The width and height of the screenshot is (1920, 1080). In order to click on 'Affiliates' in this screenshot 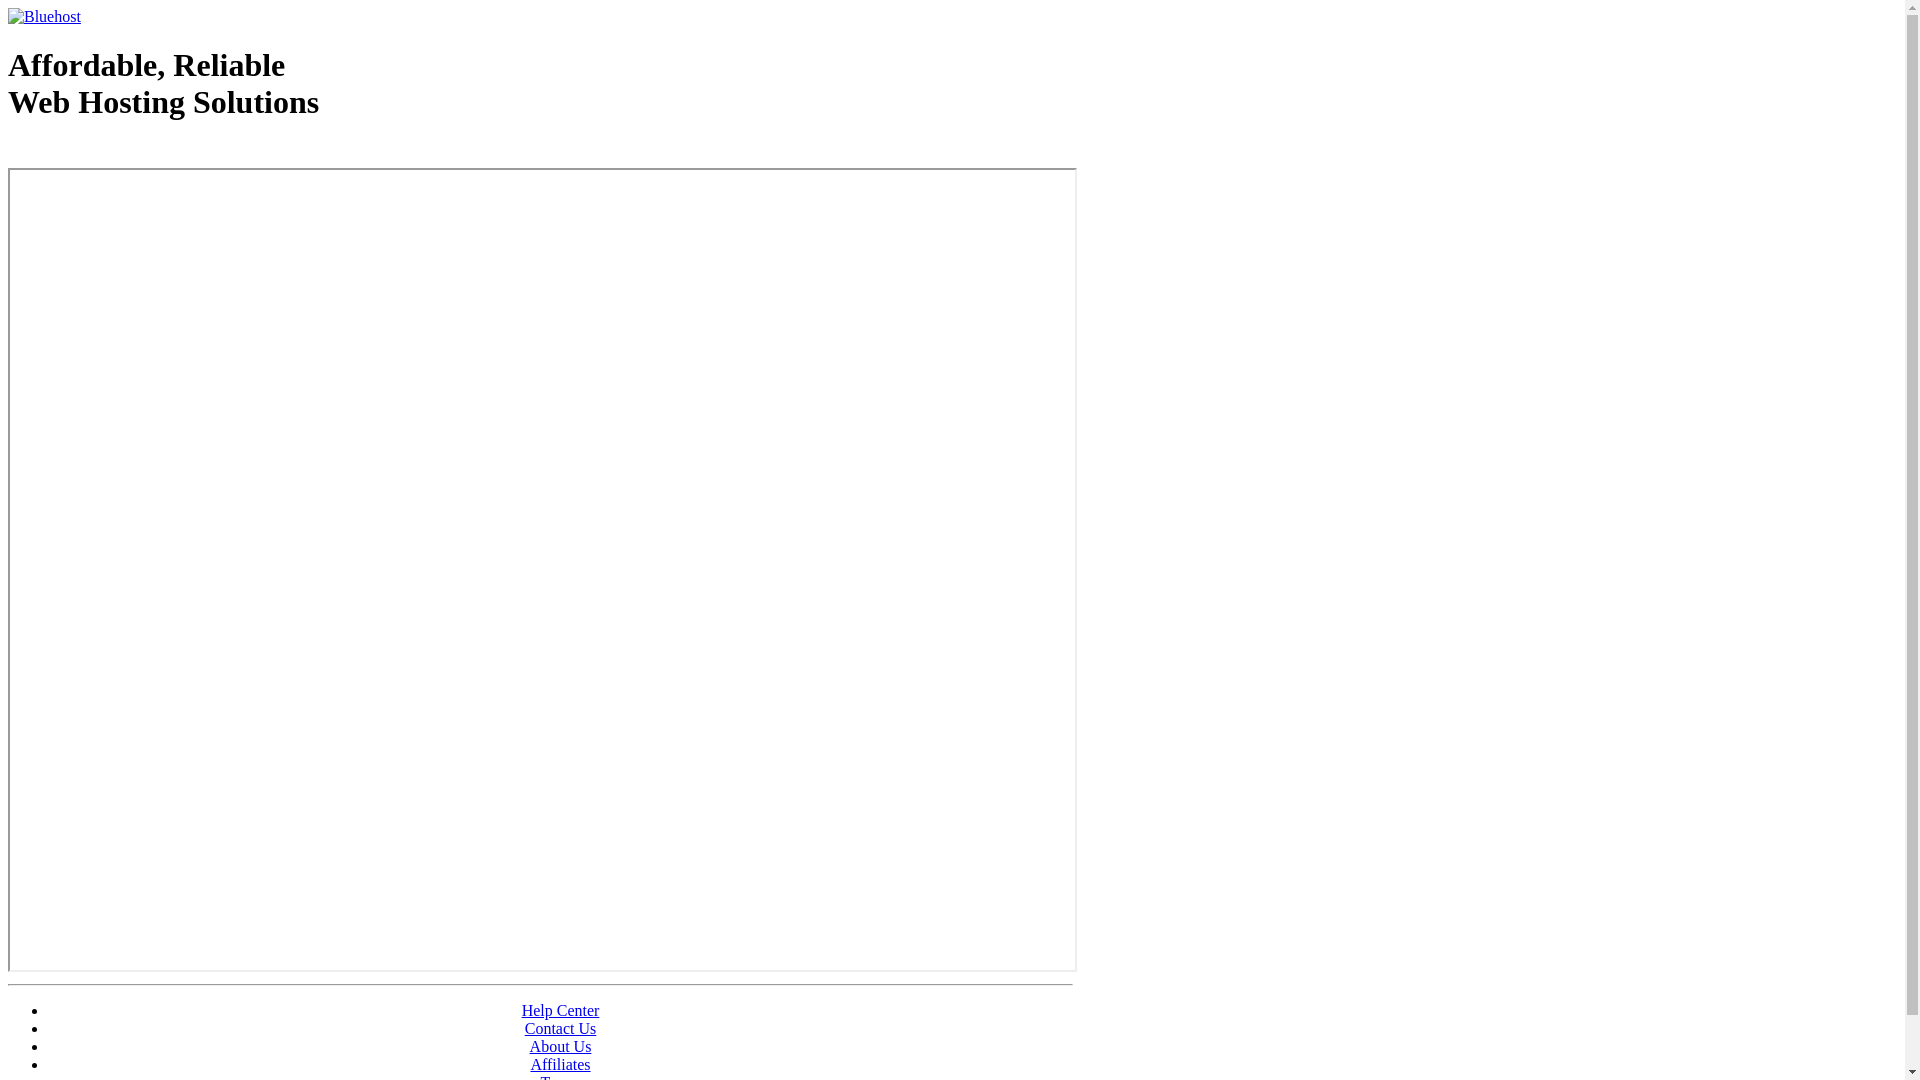, I will do `click(560, 1063)`.